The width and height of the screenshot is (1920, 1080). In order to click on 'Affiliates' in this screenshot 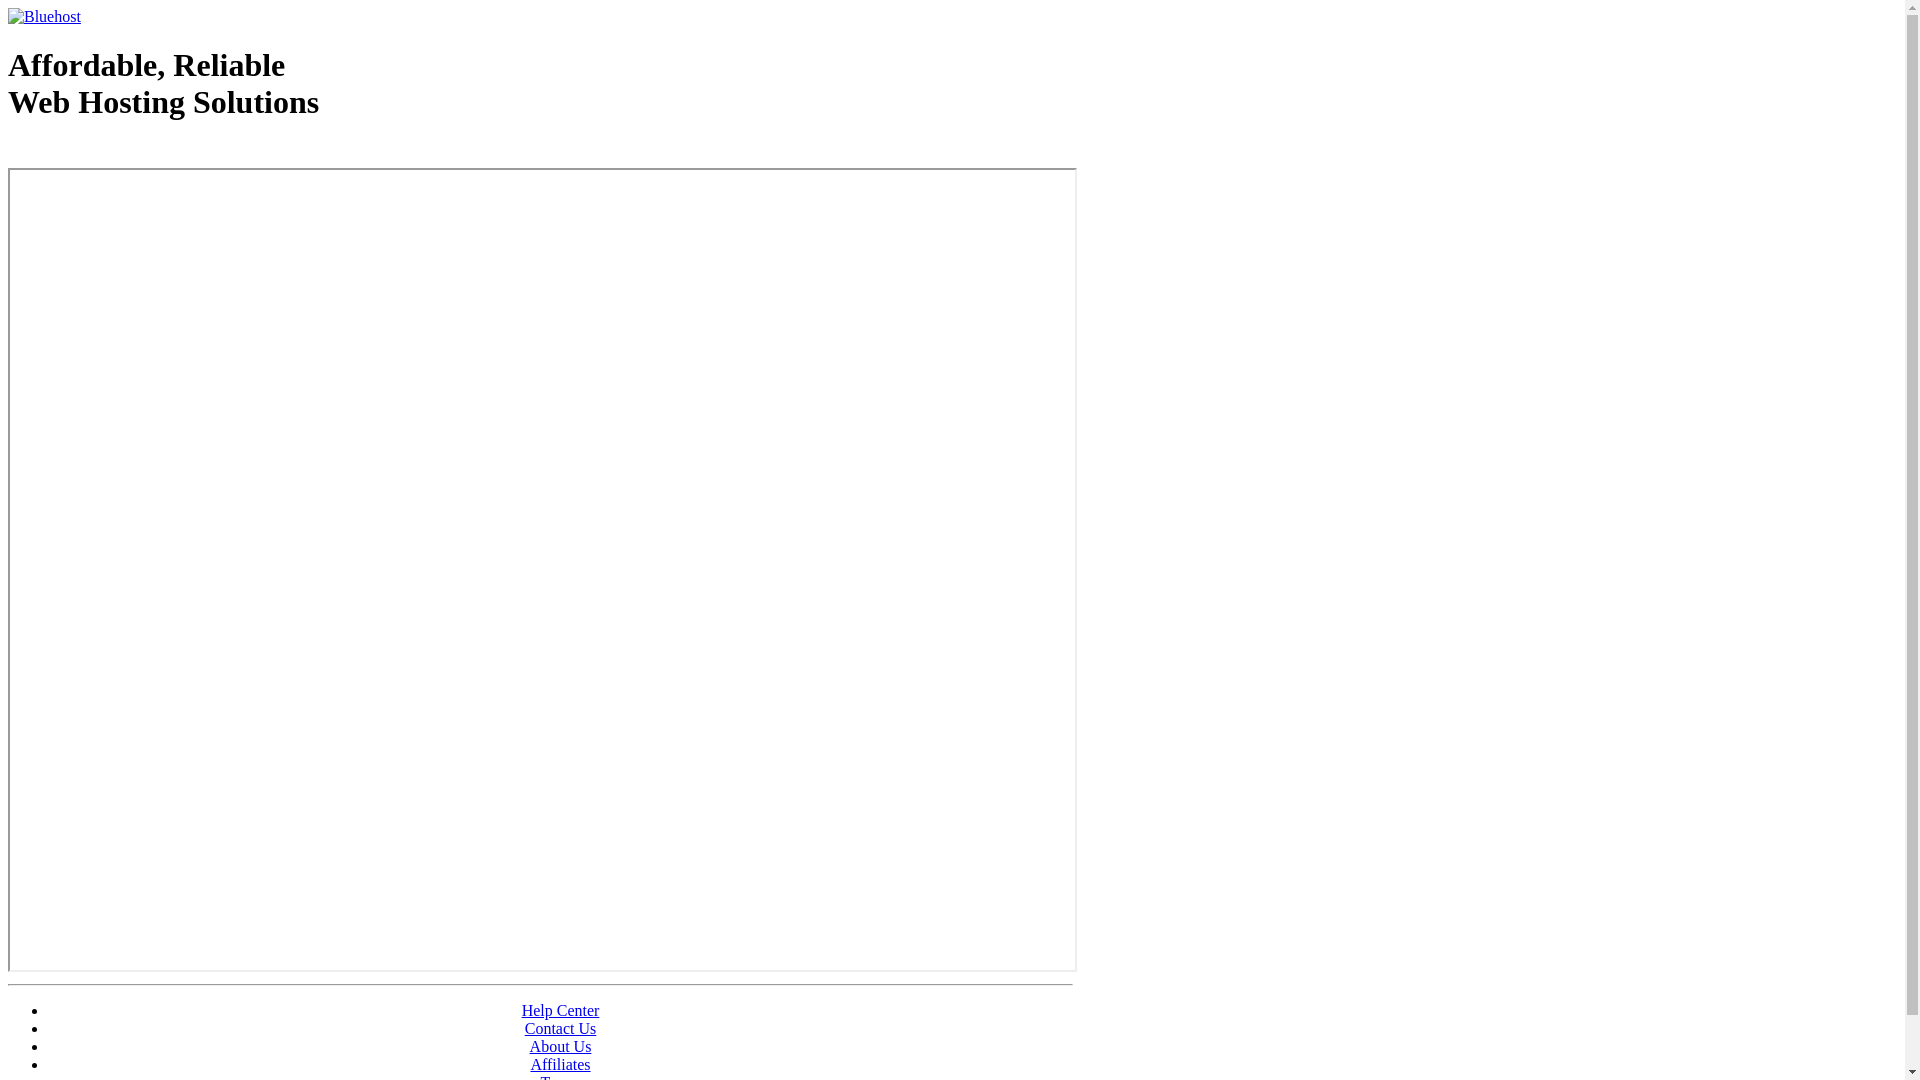, I will do `click(560, 1063)`.